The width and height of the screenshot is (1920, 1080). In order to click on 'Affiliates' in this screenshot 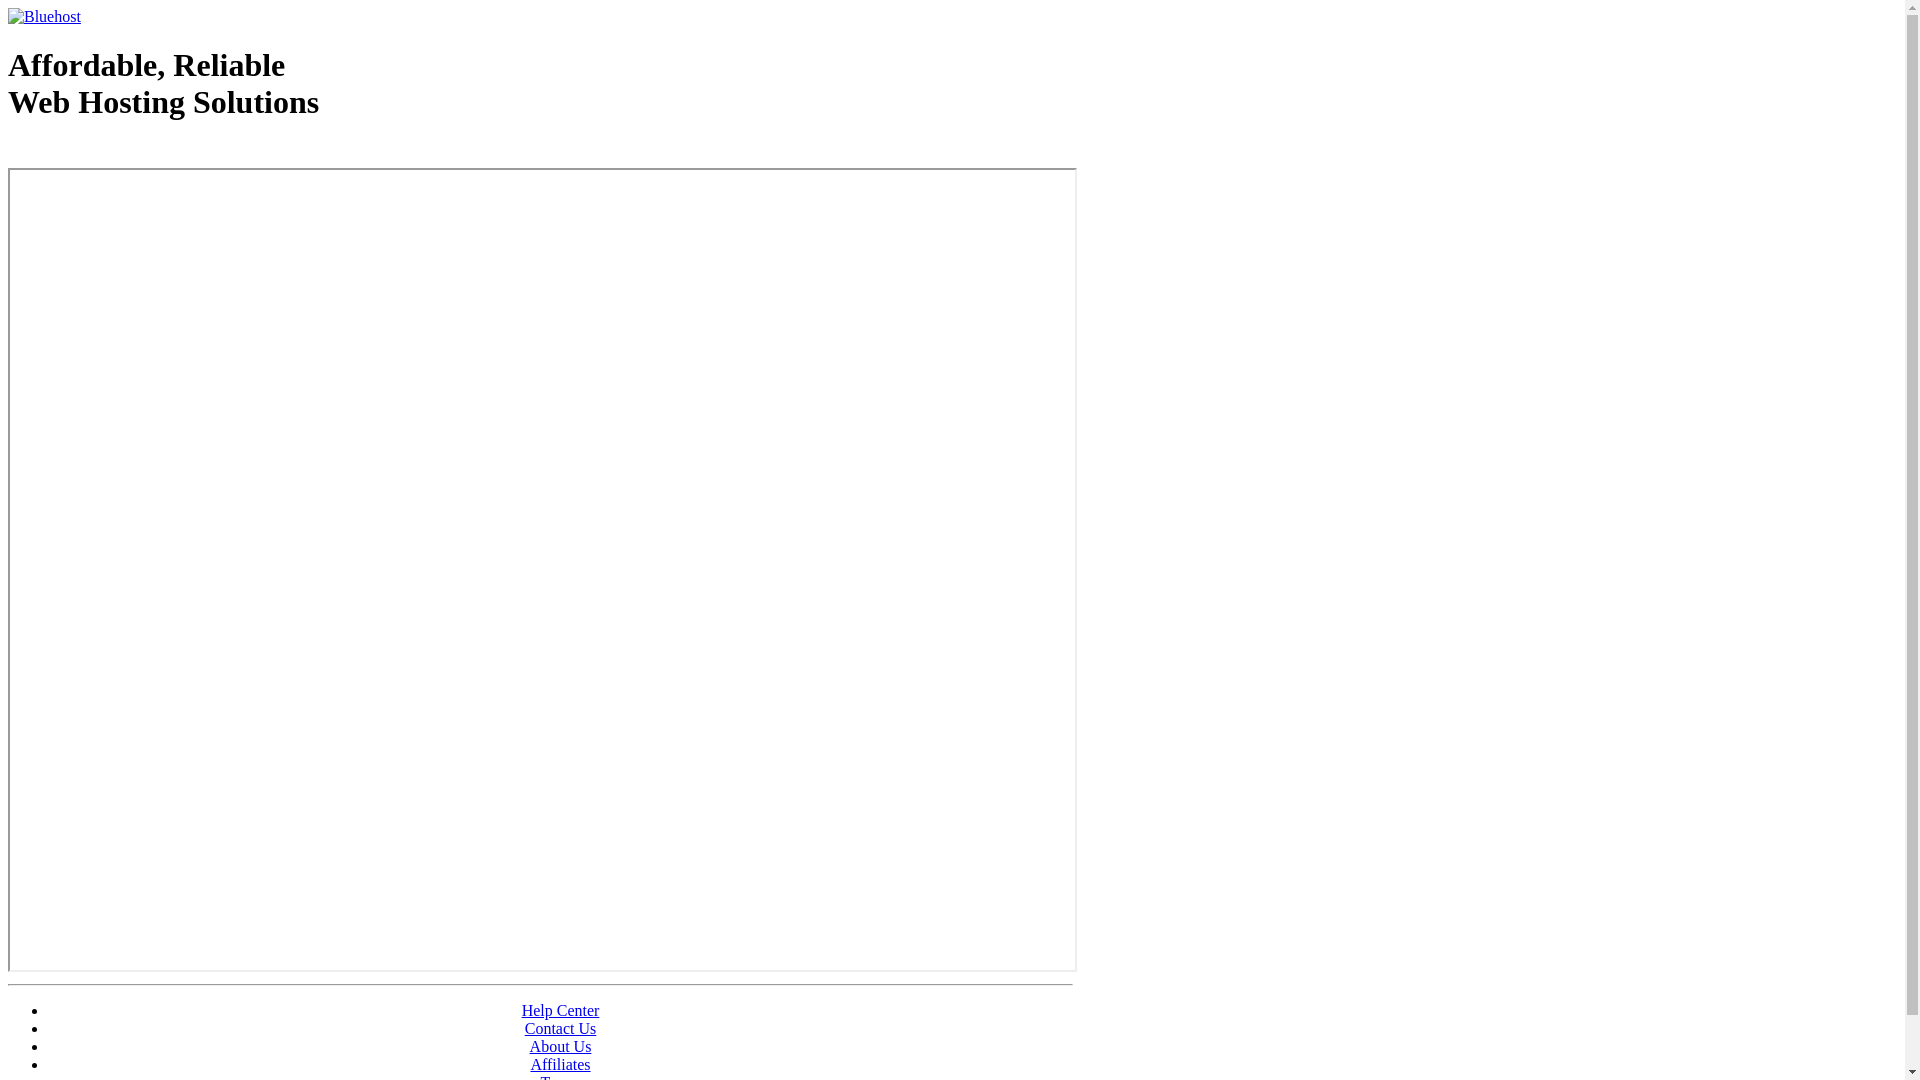, I will do `click(560, 1063)`.